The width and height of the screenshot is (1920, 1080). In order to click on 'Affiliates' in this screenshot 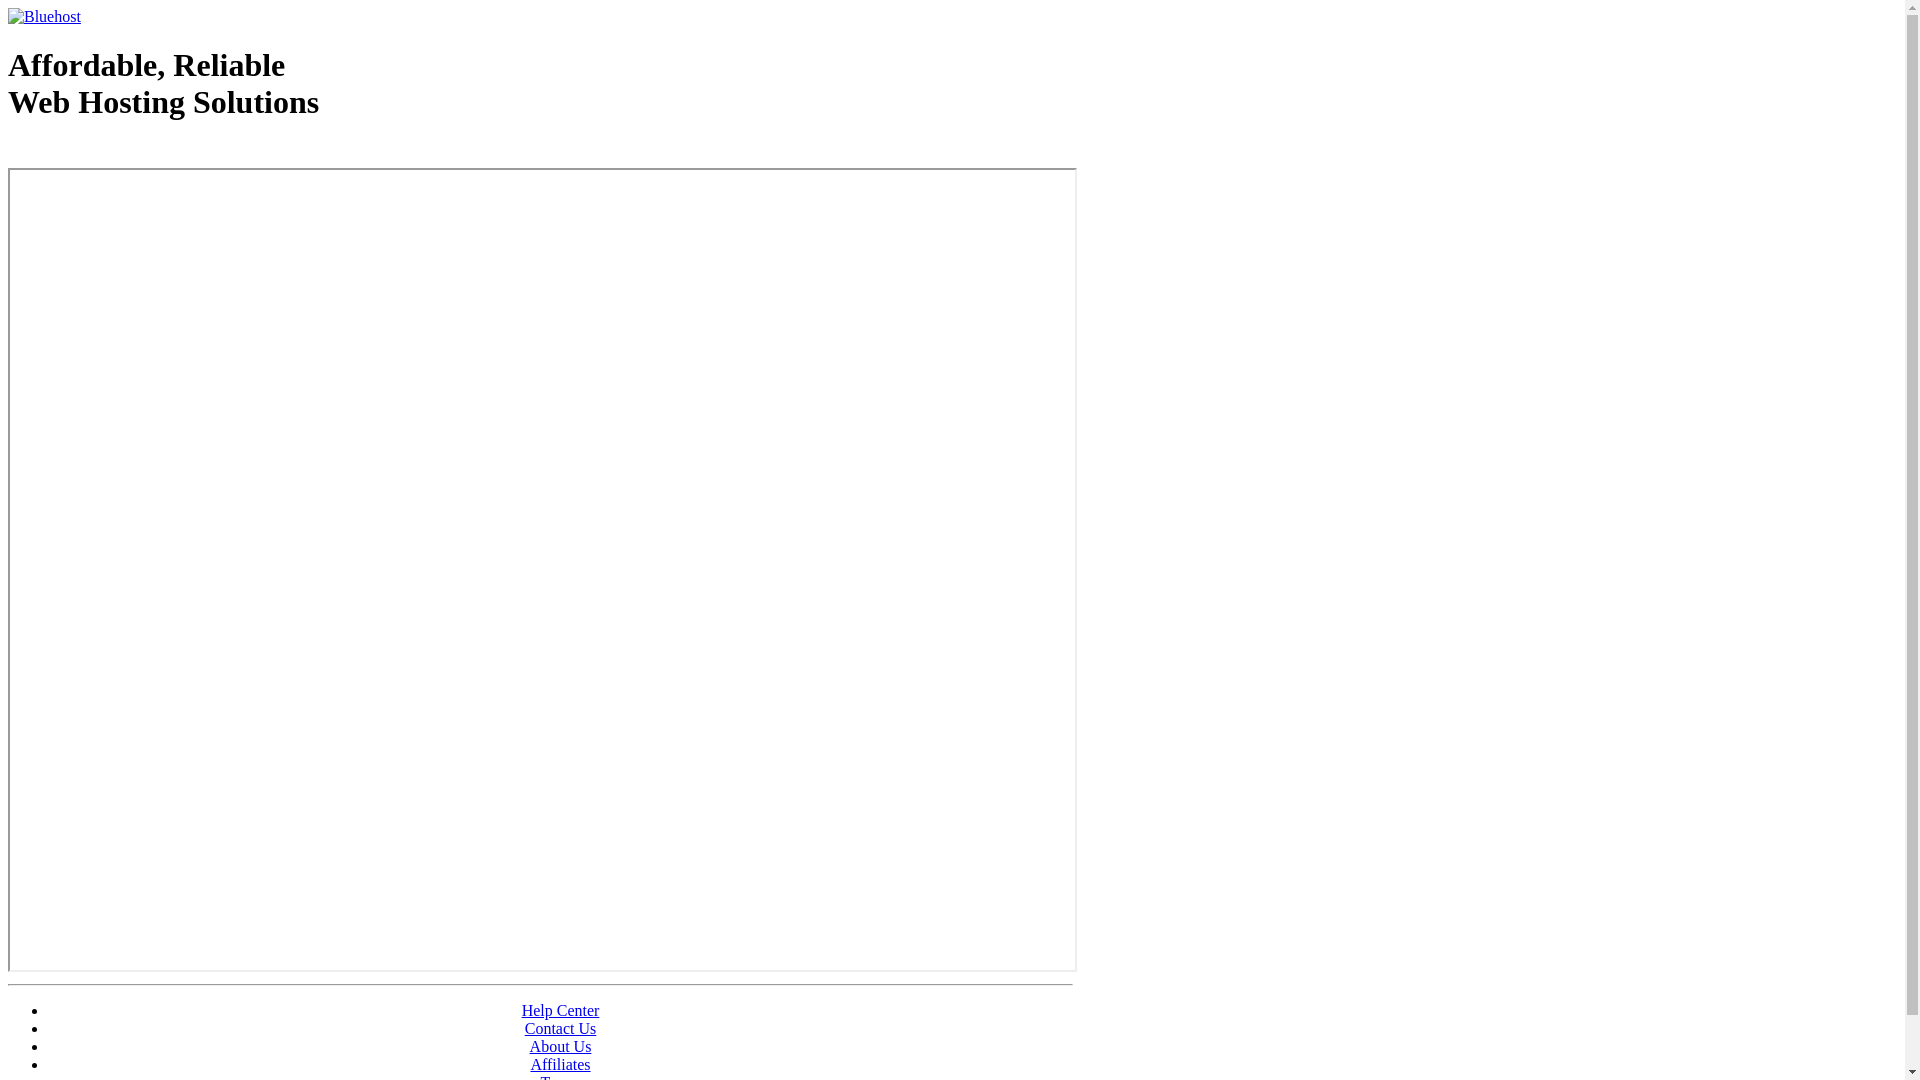, I will do `click(560, 1063)`.